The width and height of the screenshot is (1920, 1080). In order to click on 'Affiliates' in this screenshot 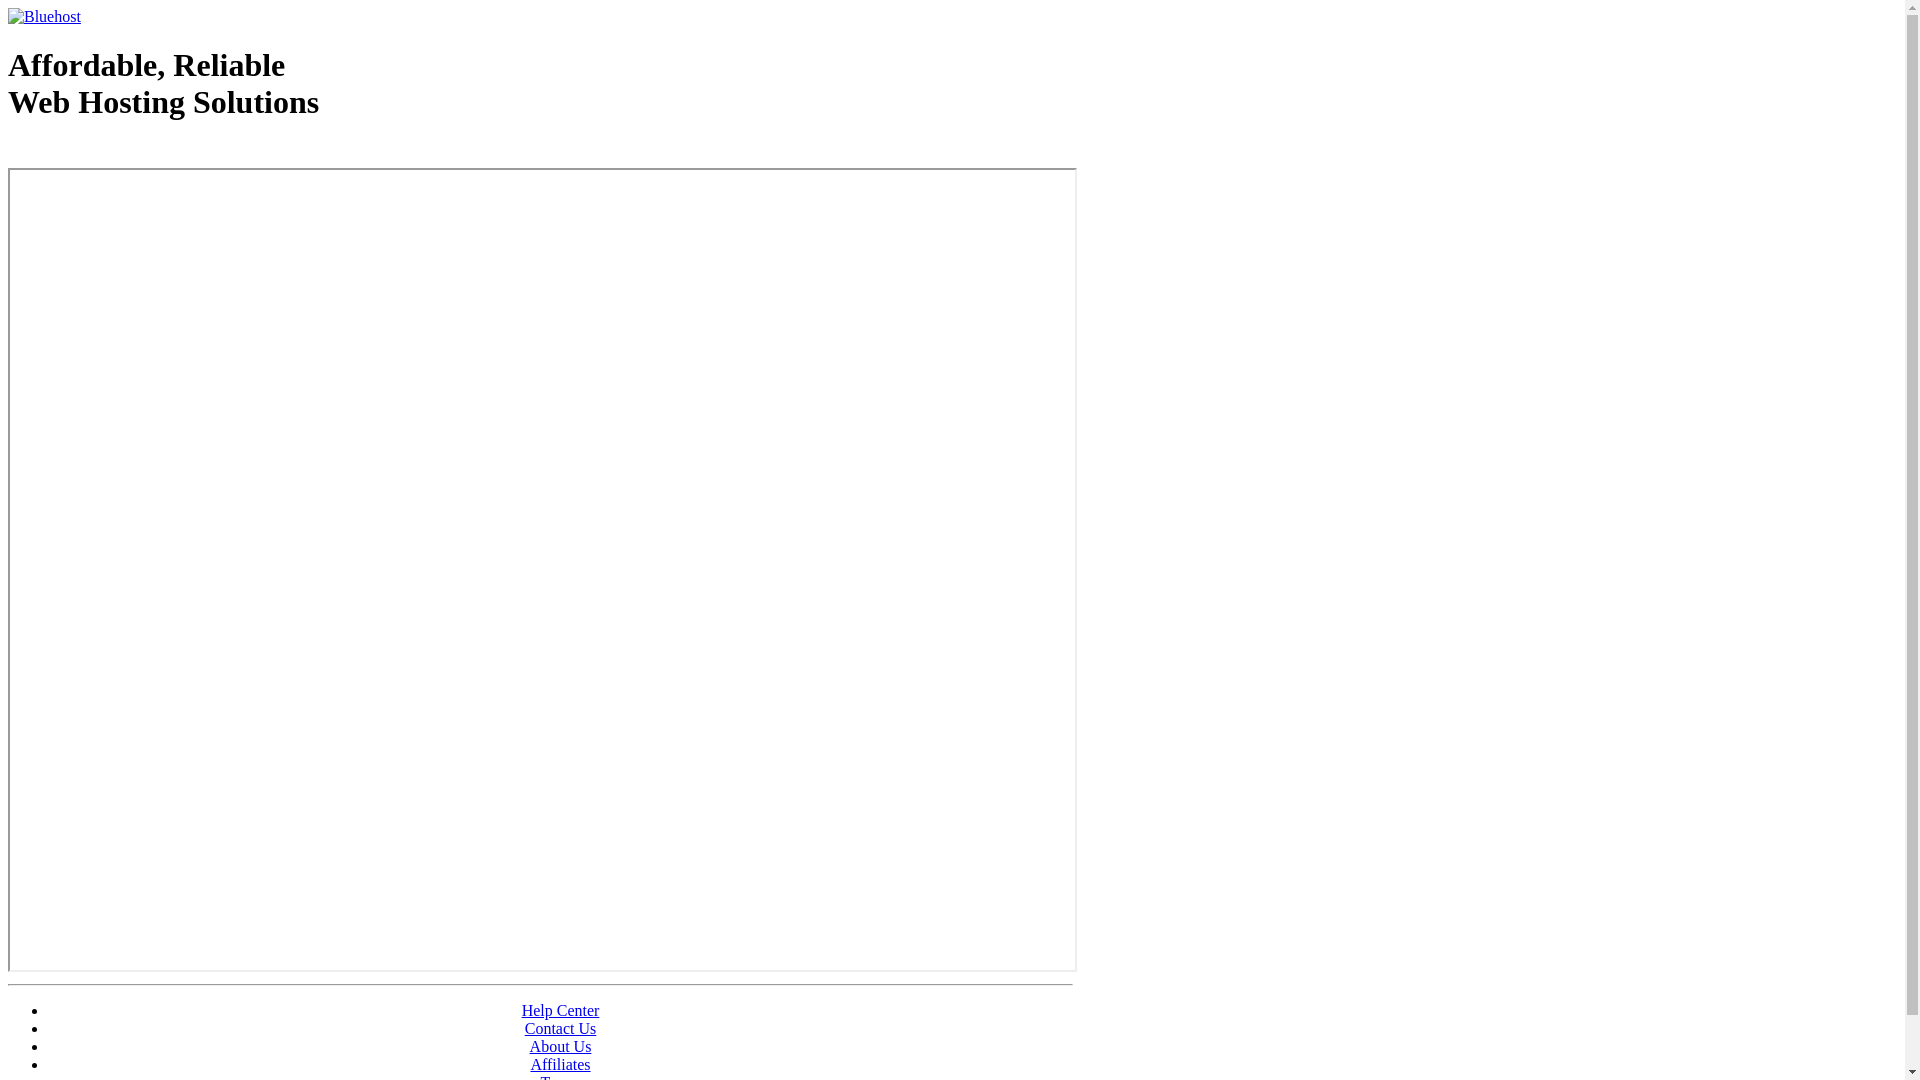, I will do `click(560, 1063)`.